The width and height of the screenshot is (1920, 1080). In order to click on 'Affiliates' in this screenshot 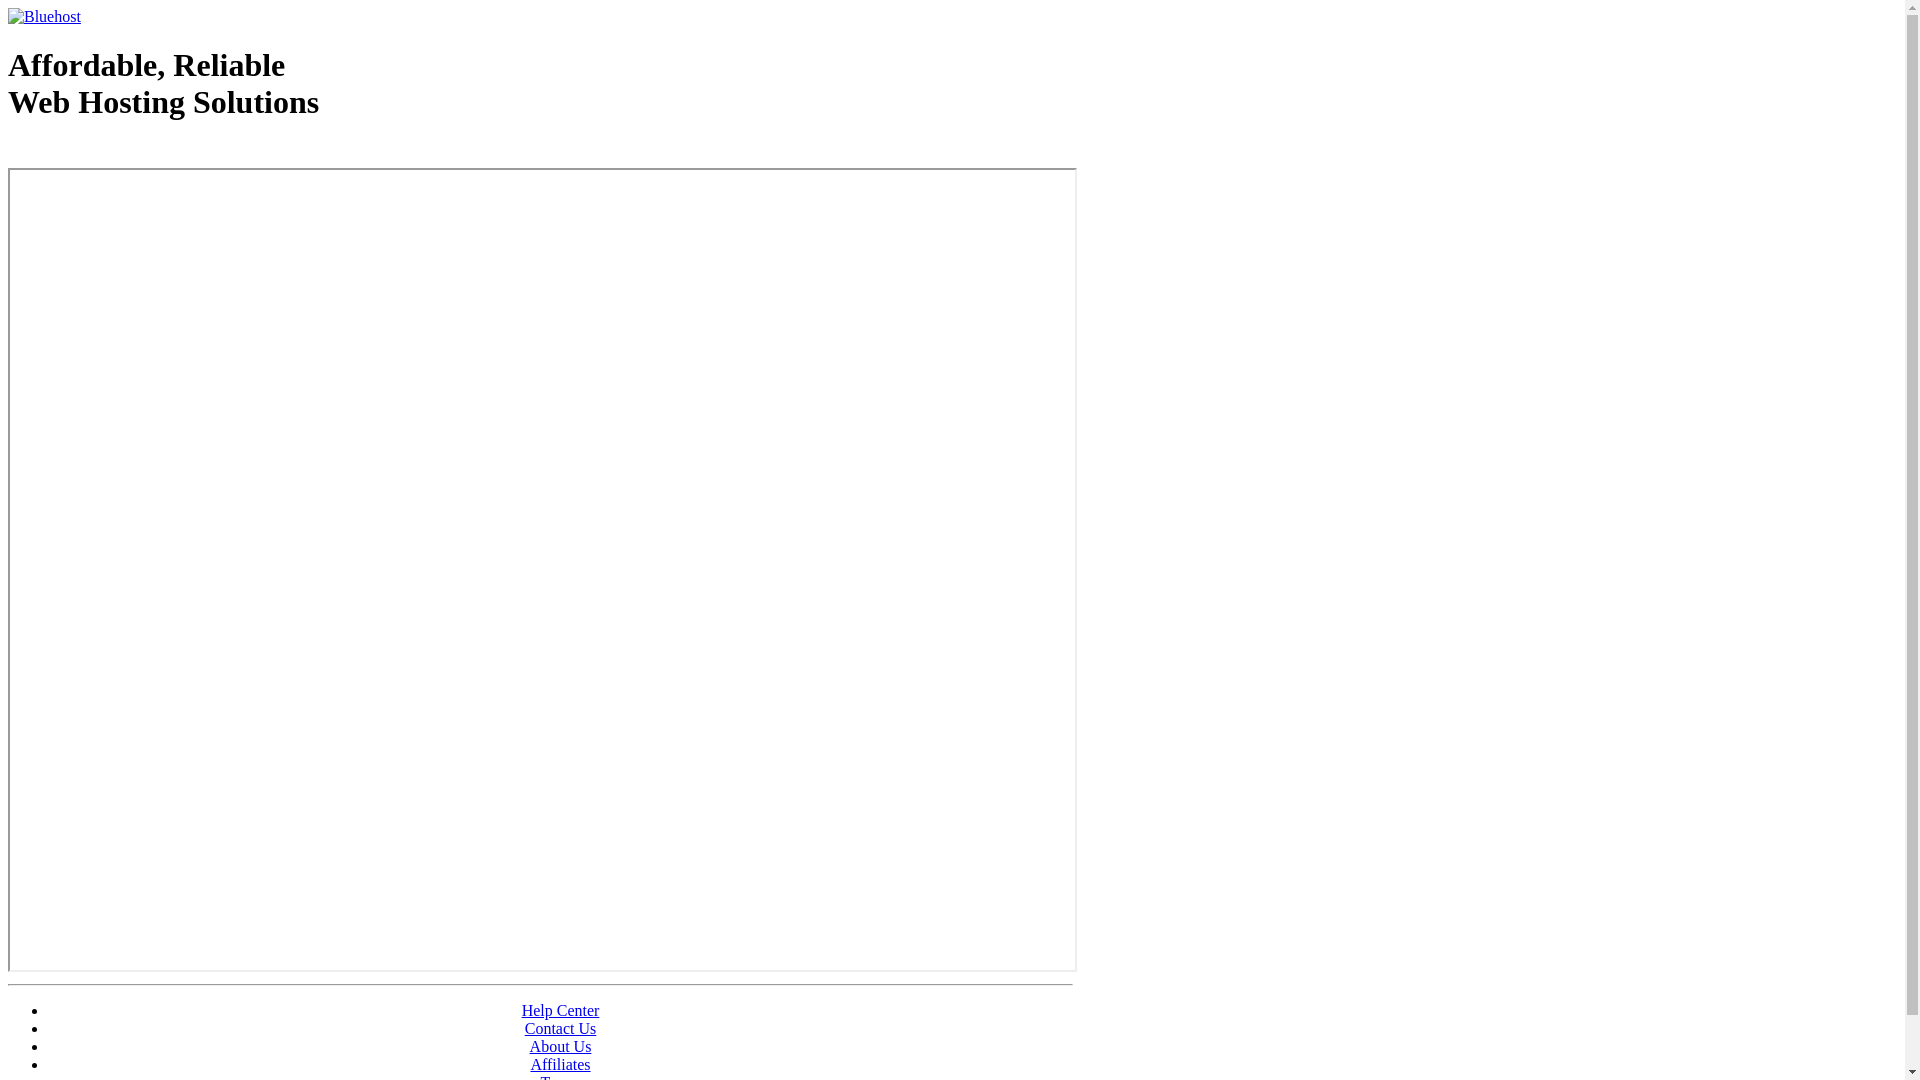, I will do `click(560, 1063)`.